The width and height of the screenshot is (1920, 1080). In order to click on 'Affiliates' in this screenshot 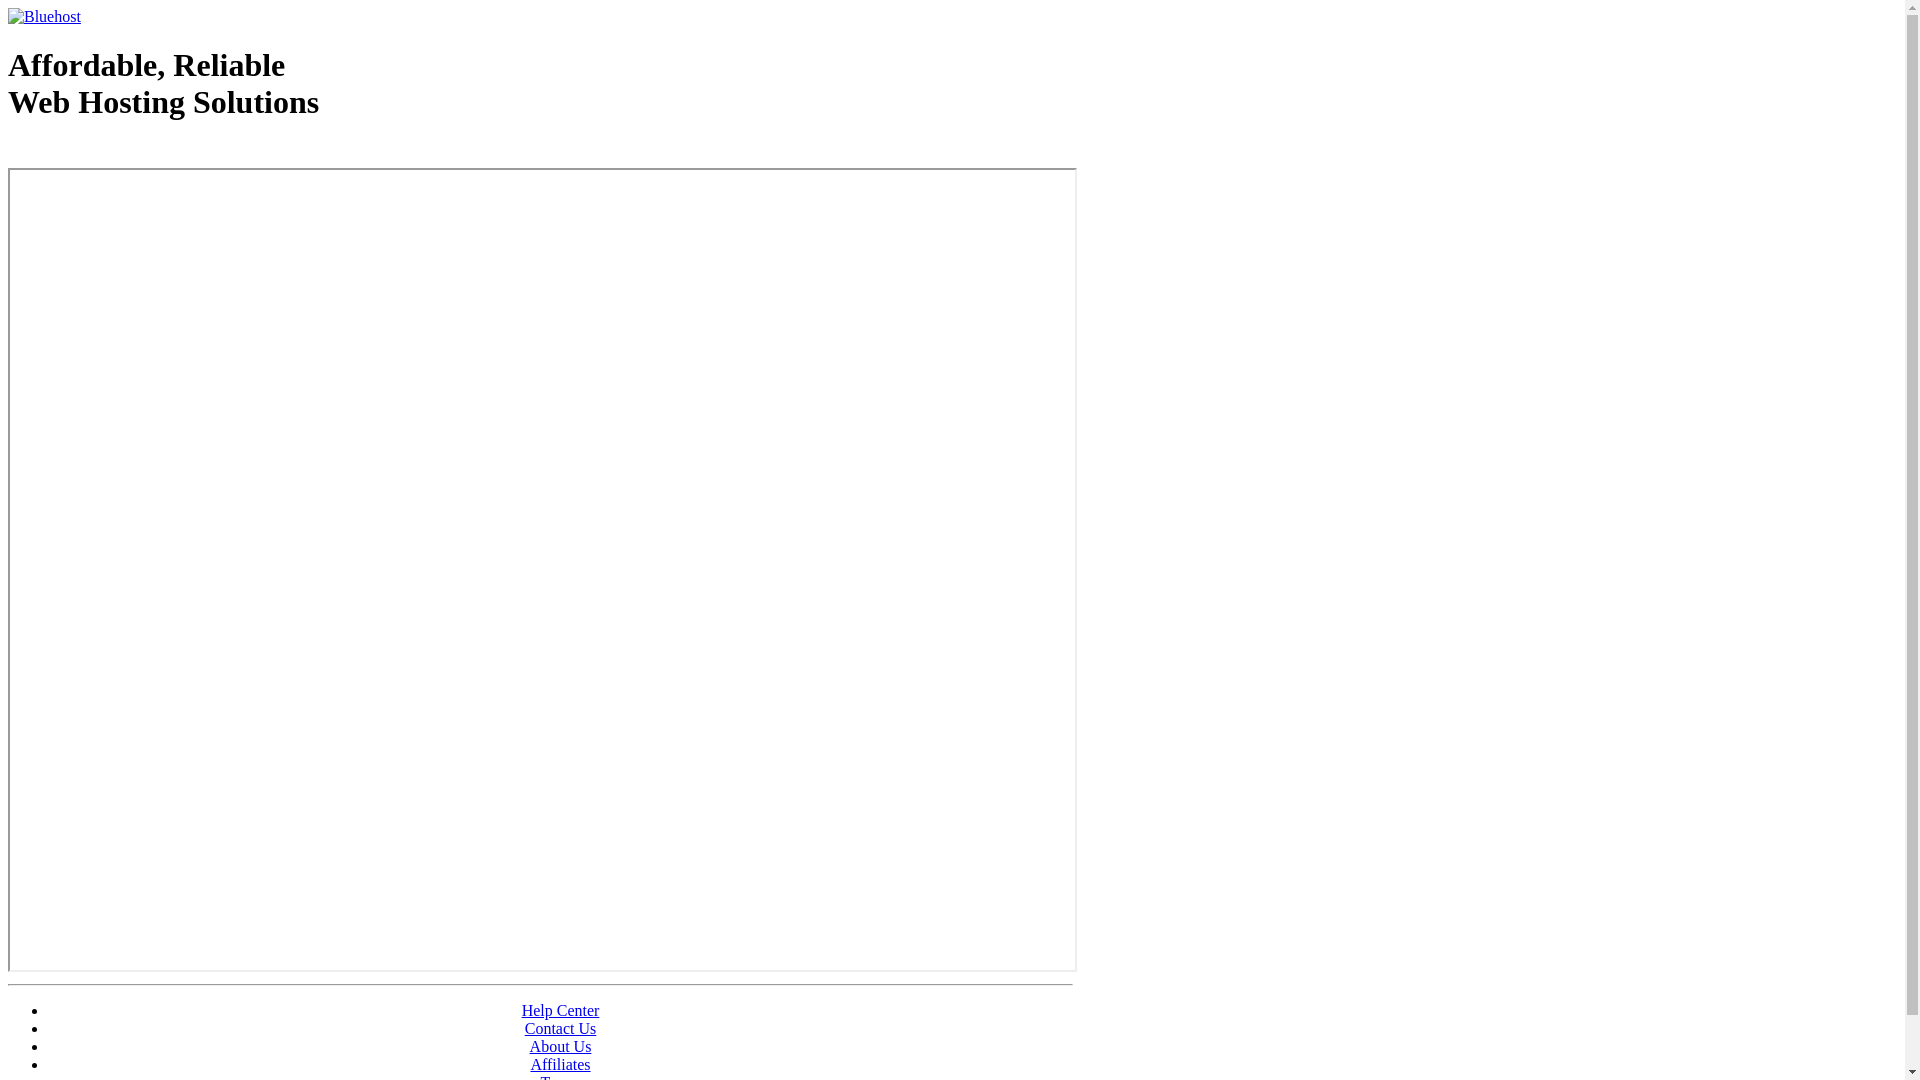, I will do `click(560, 1063)`.